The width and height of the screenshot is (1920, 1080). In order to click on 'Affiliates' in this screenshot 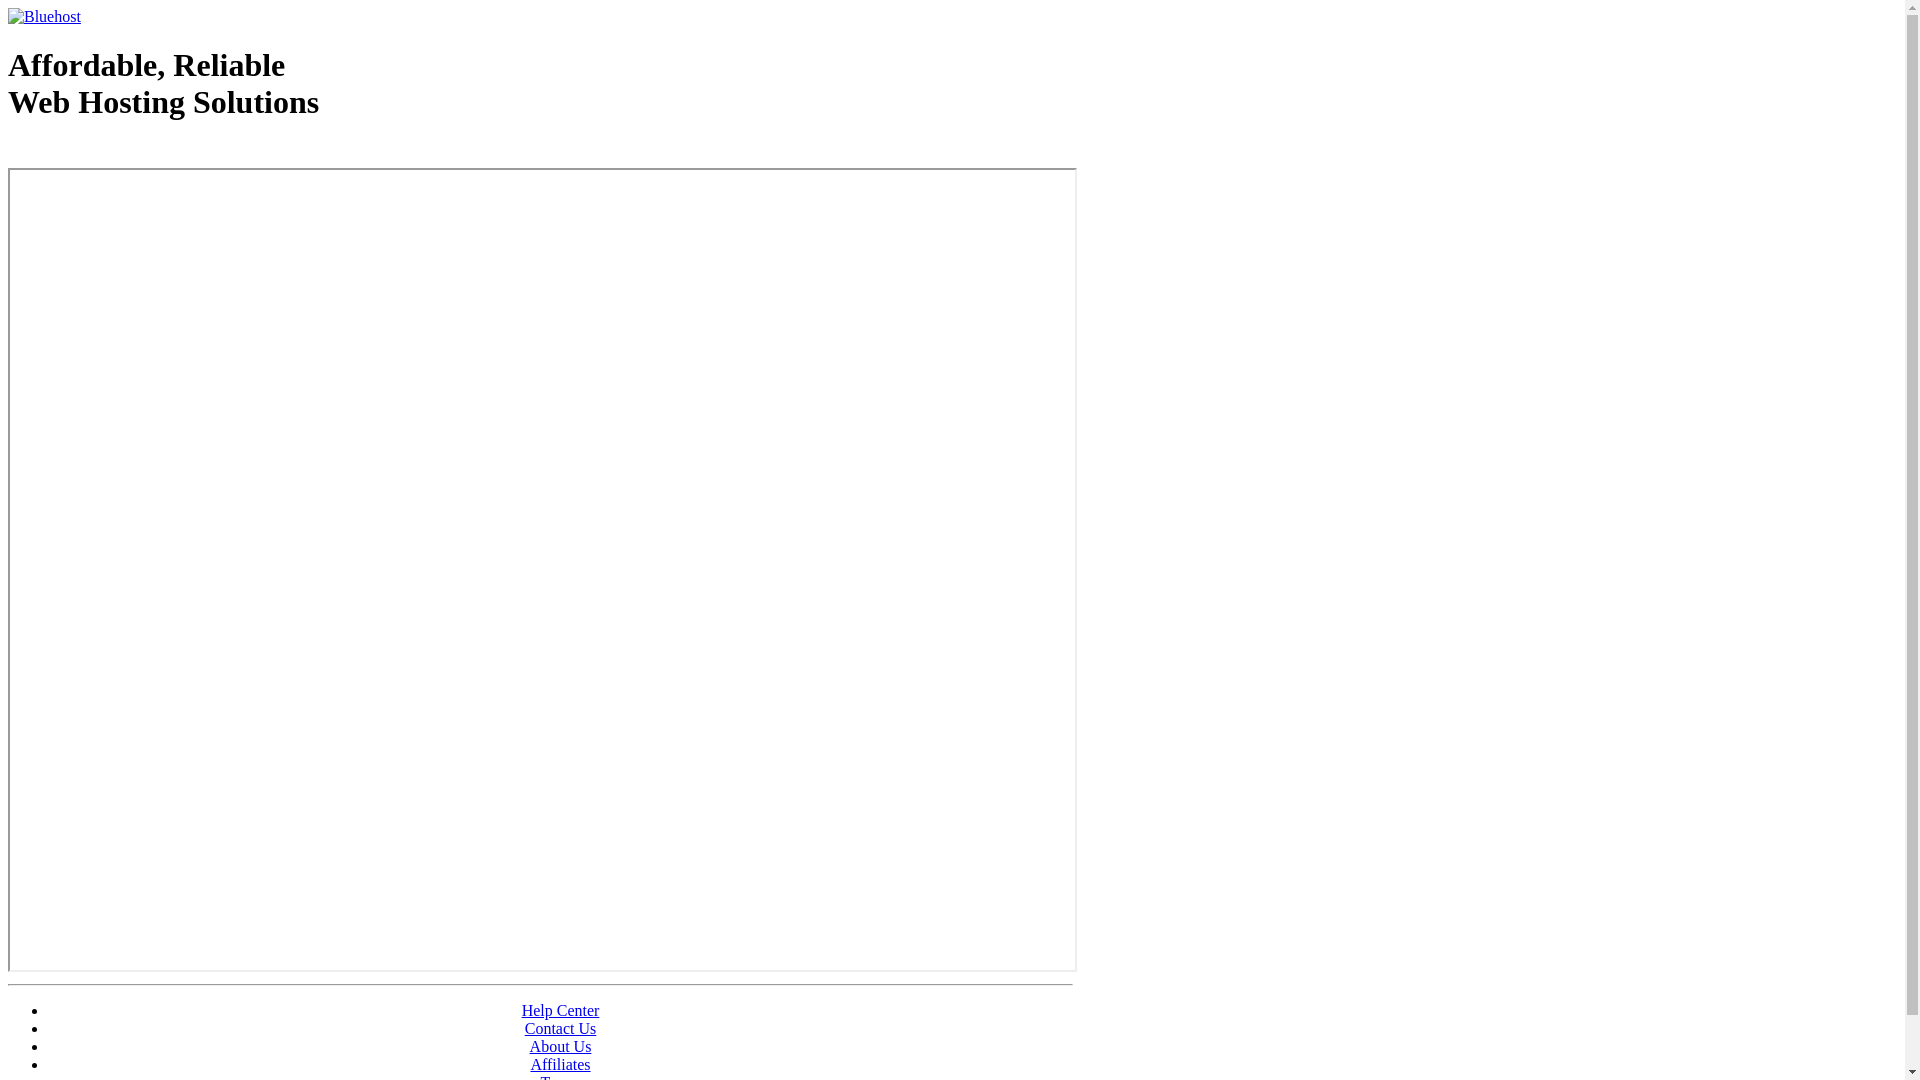, I will do `click(560, 1063)`.